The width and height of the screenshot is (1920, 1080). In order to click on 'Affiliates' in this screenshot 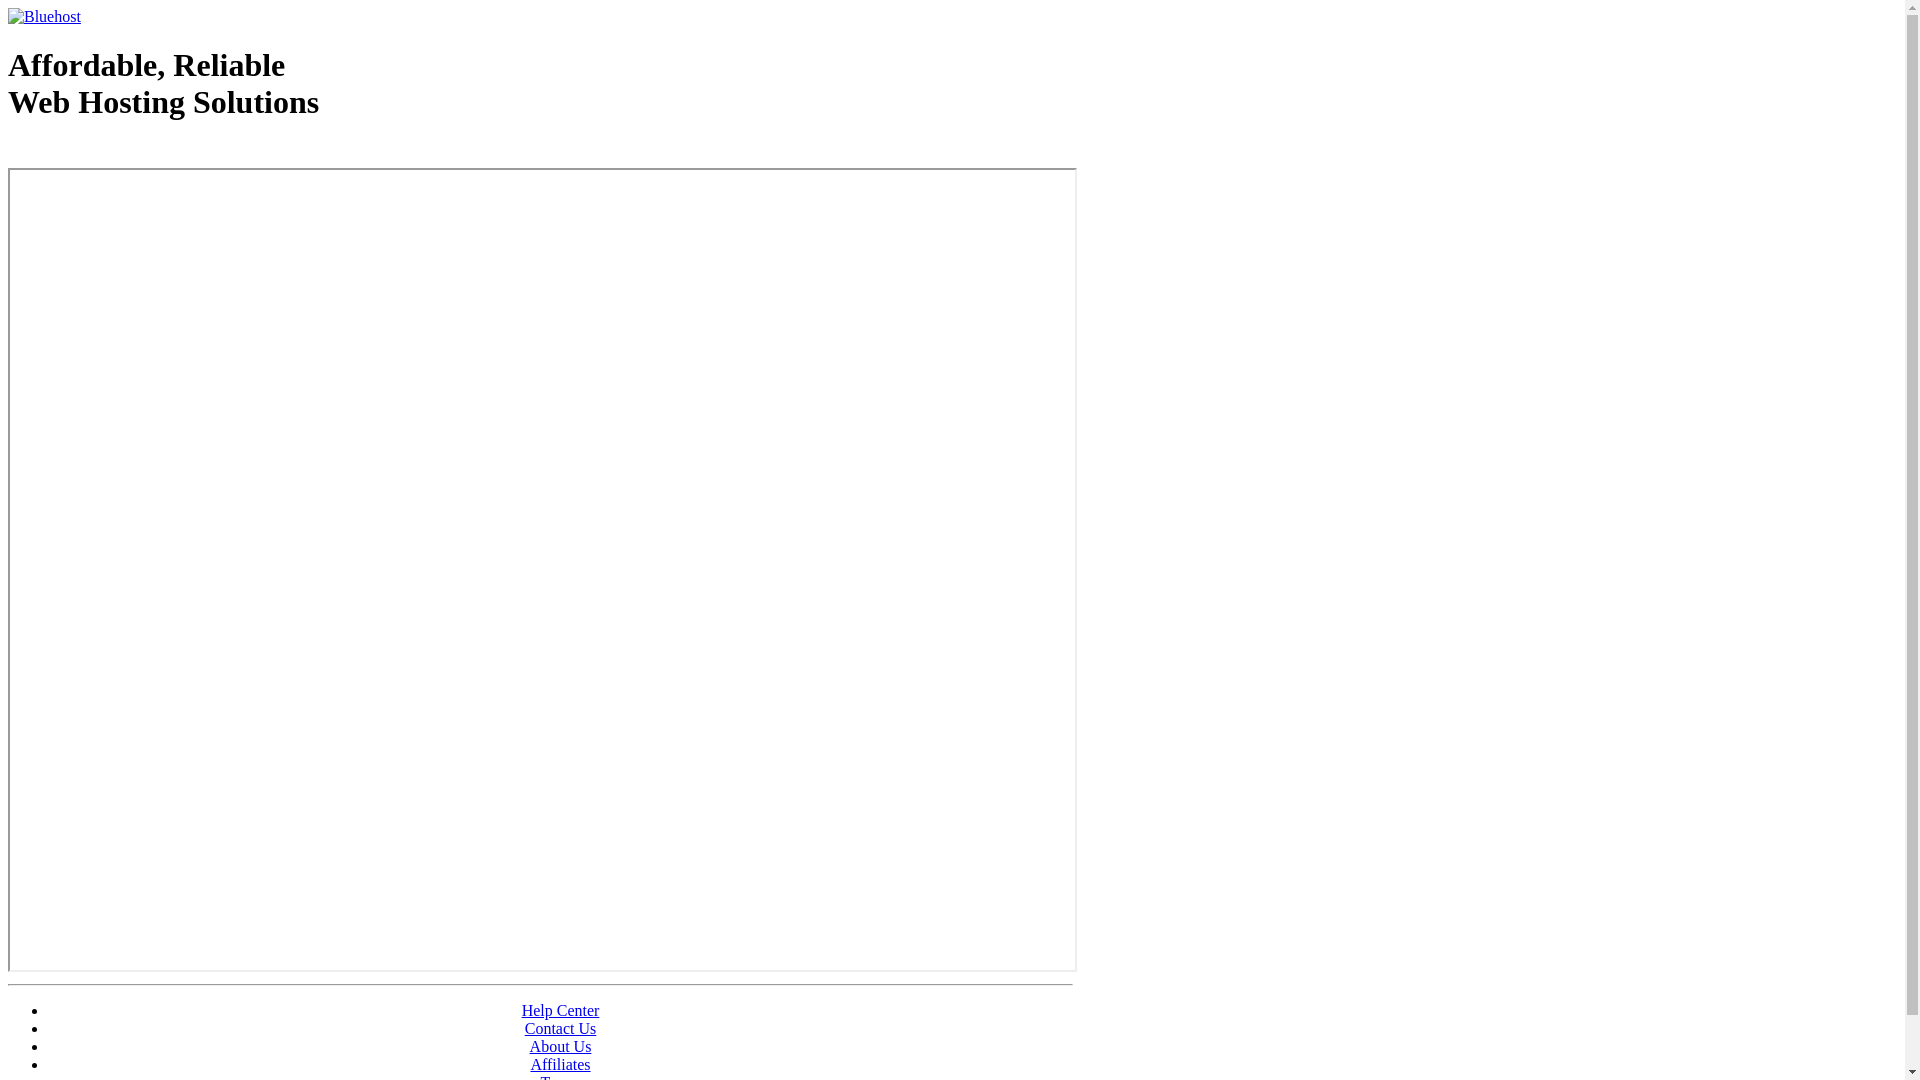, I will do `click(560, 1063)`.